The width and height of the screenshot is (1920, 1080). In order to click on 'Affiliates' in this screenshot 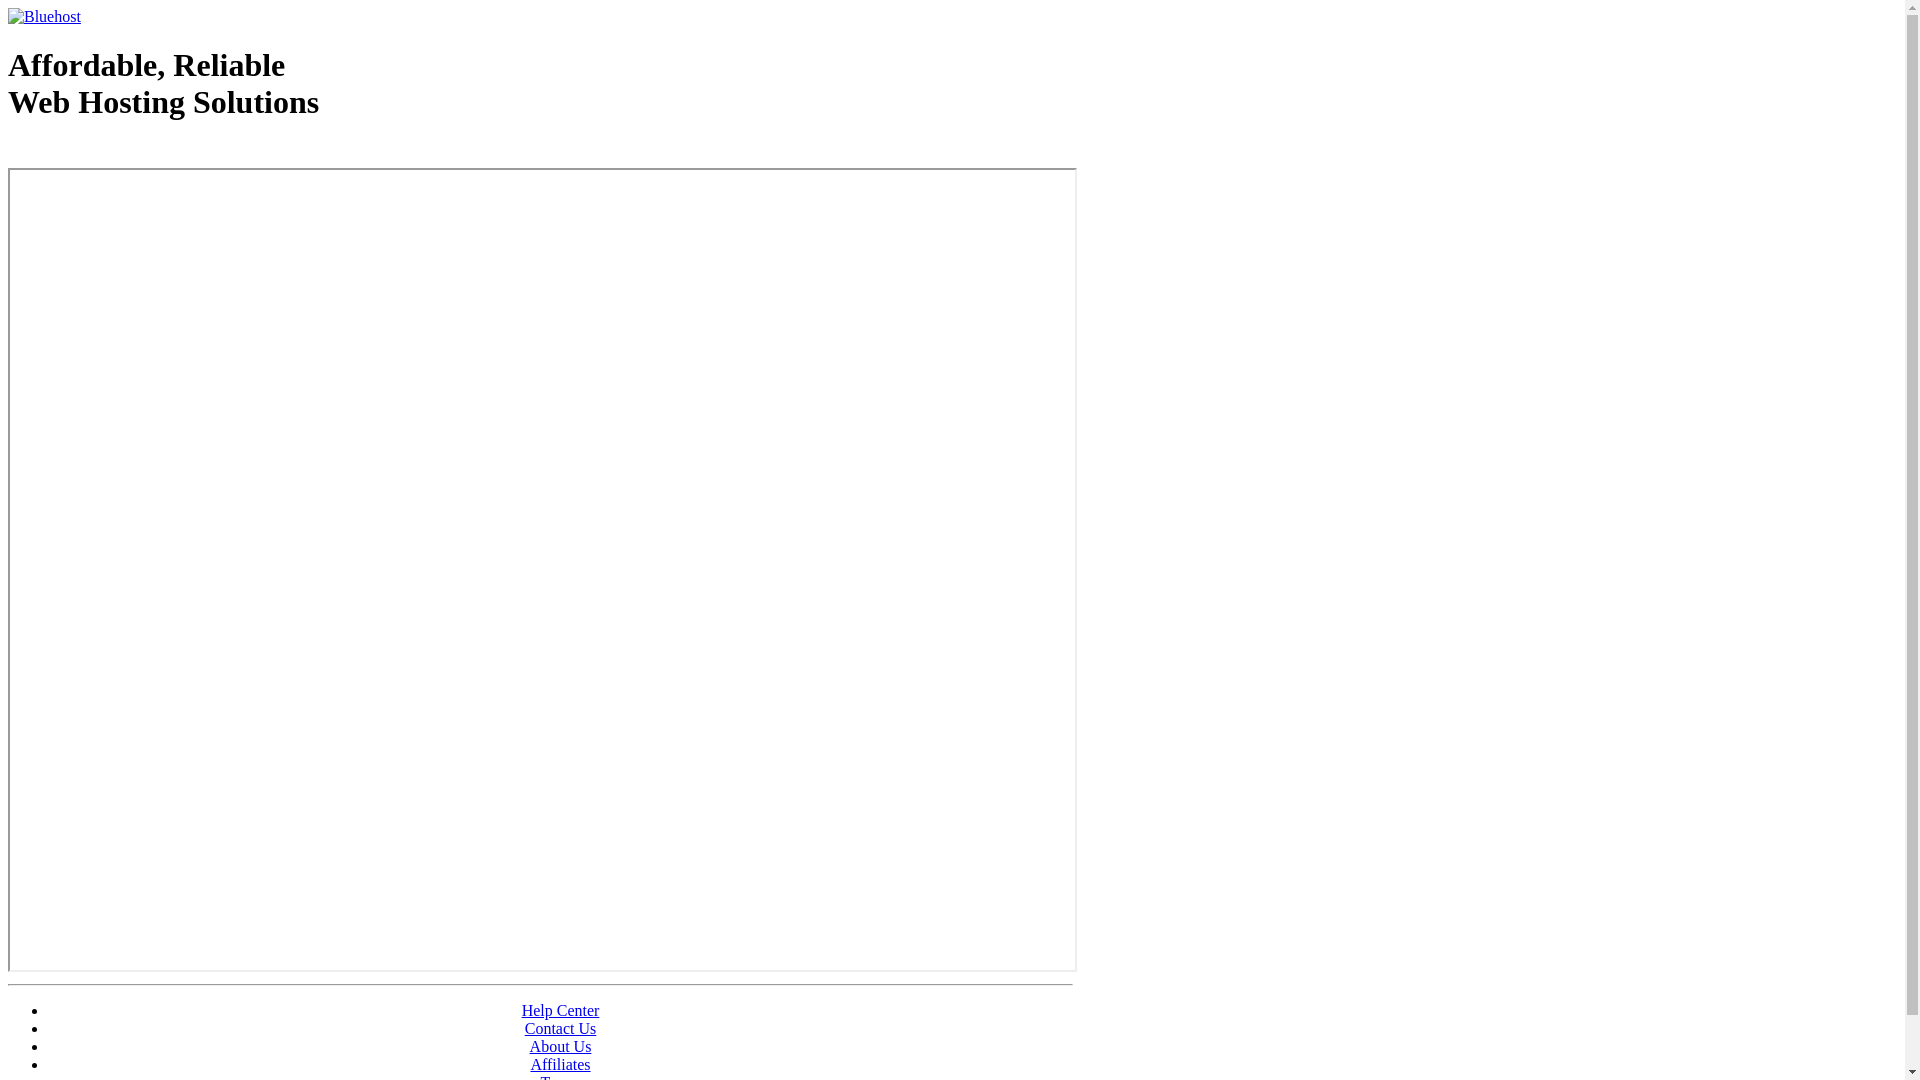, I will do `click(560, 1063)`.